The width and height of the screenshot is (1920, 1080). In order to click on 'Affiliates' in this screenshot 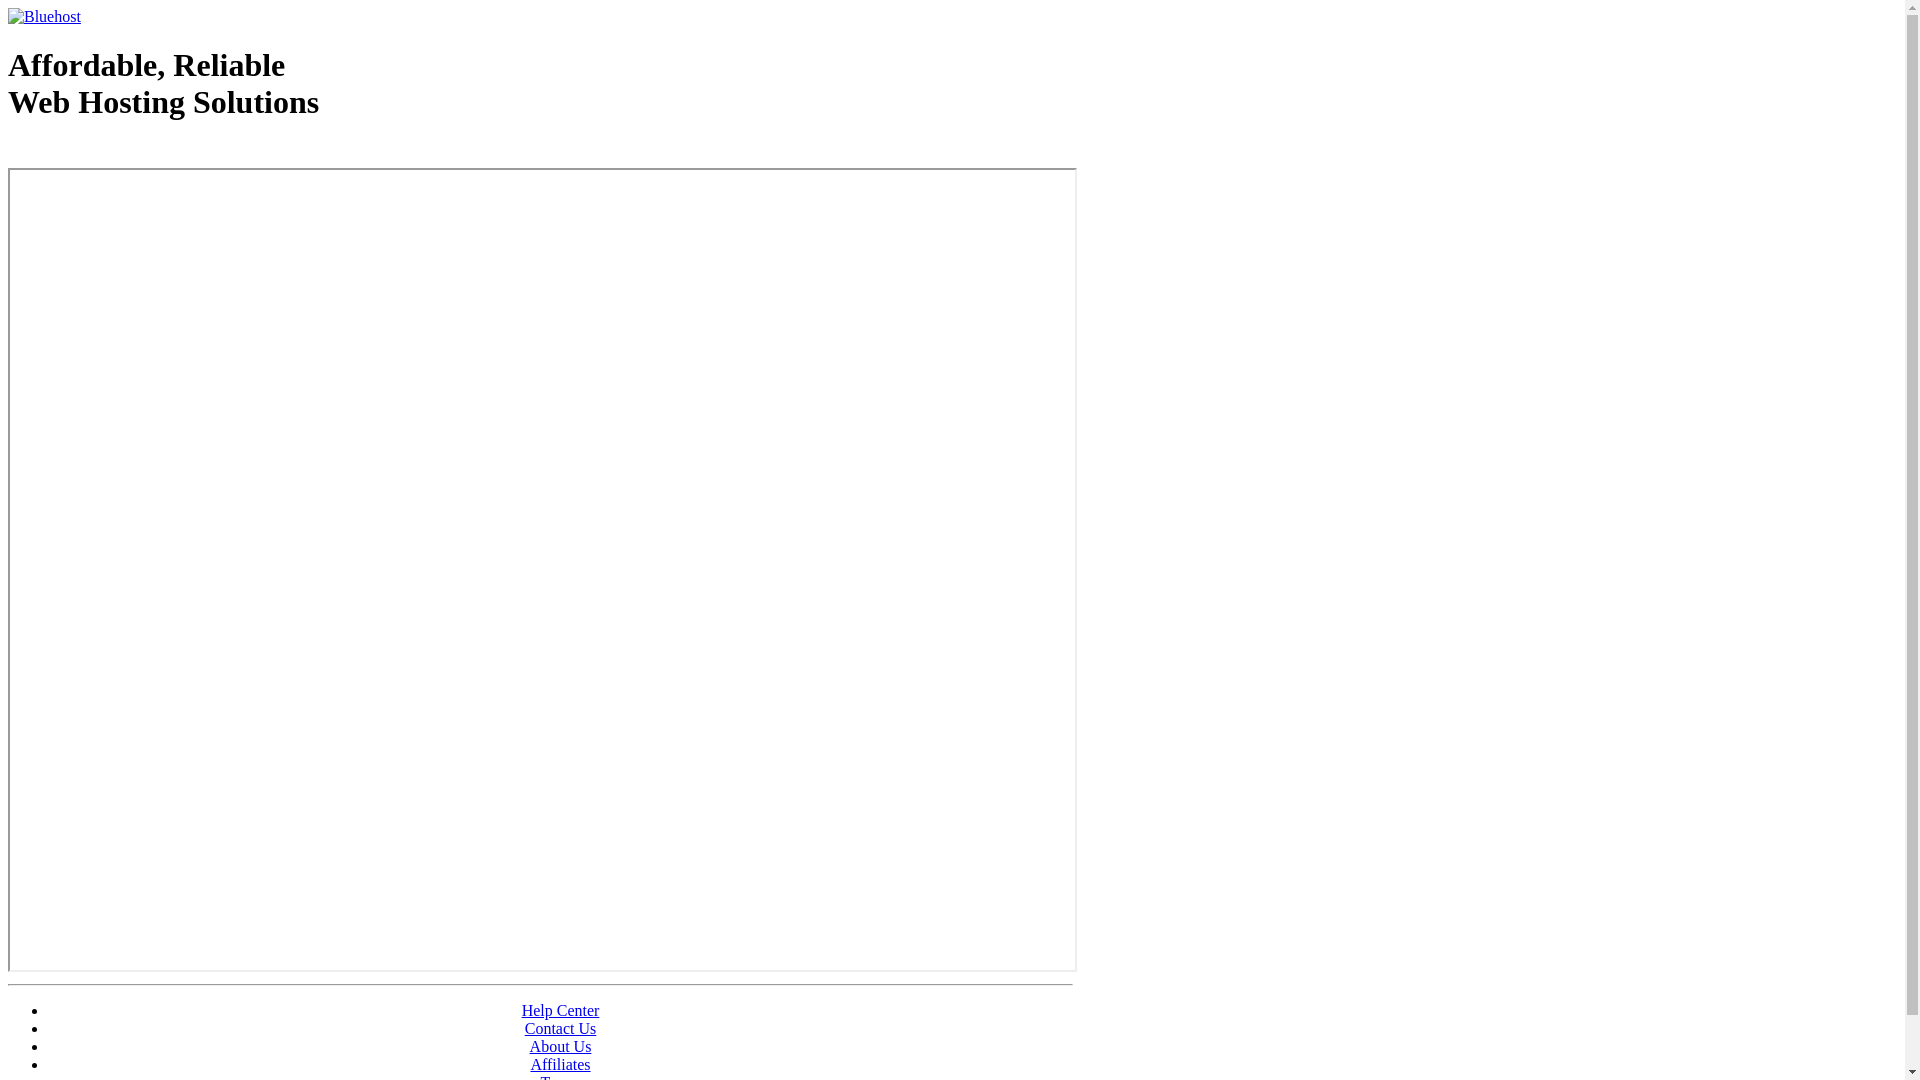, I will do `click(560, 1063)`.